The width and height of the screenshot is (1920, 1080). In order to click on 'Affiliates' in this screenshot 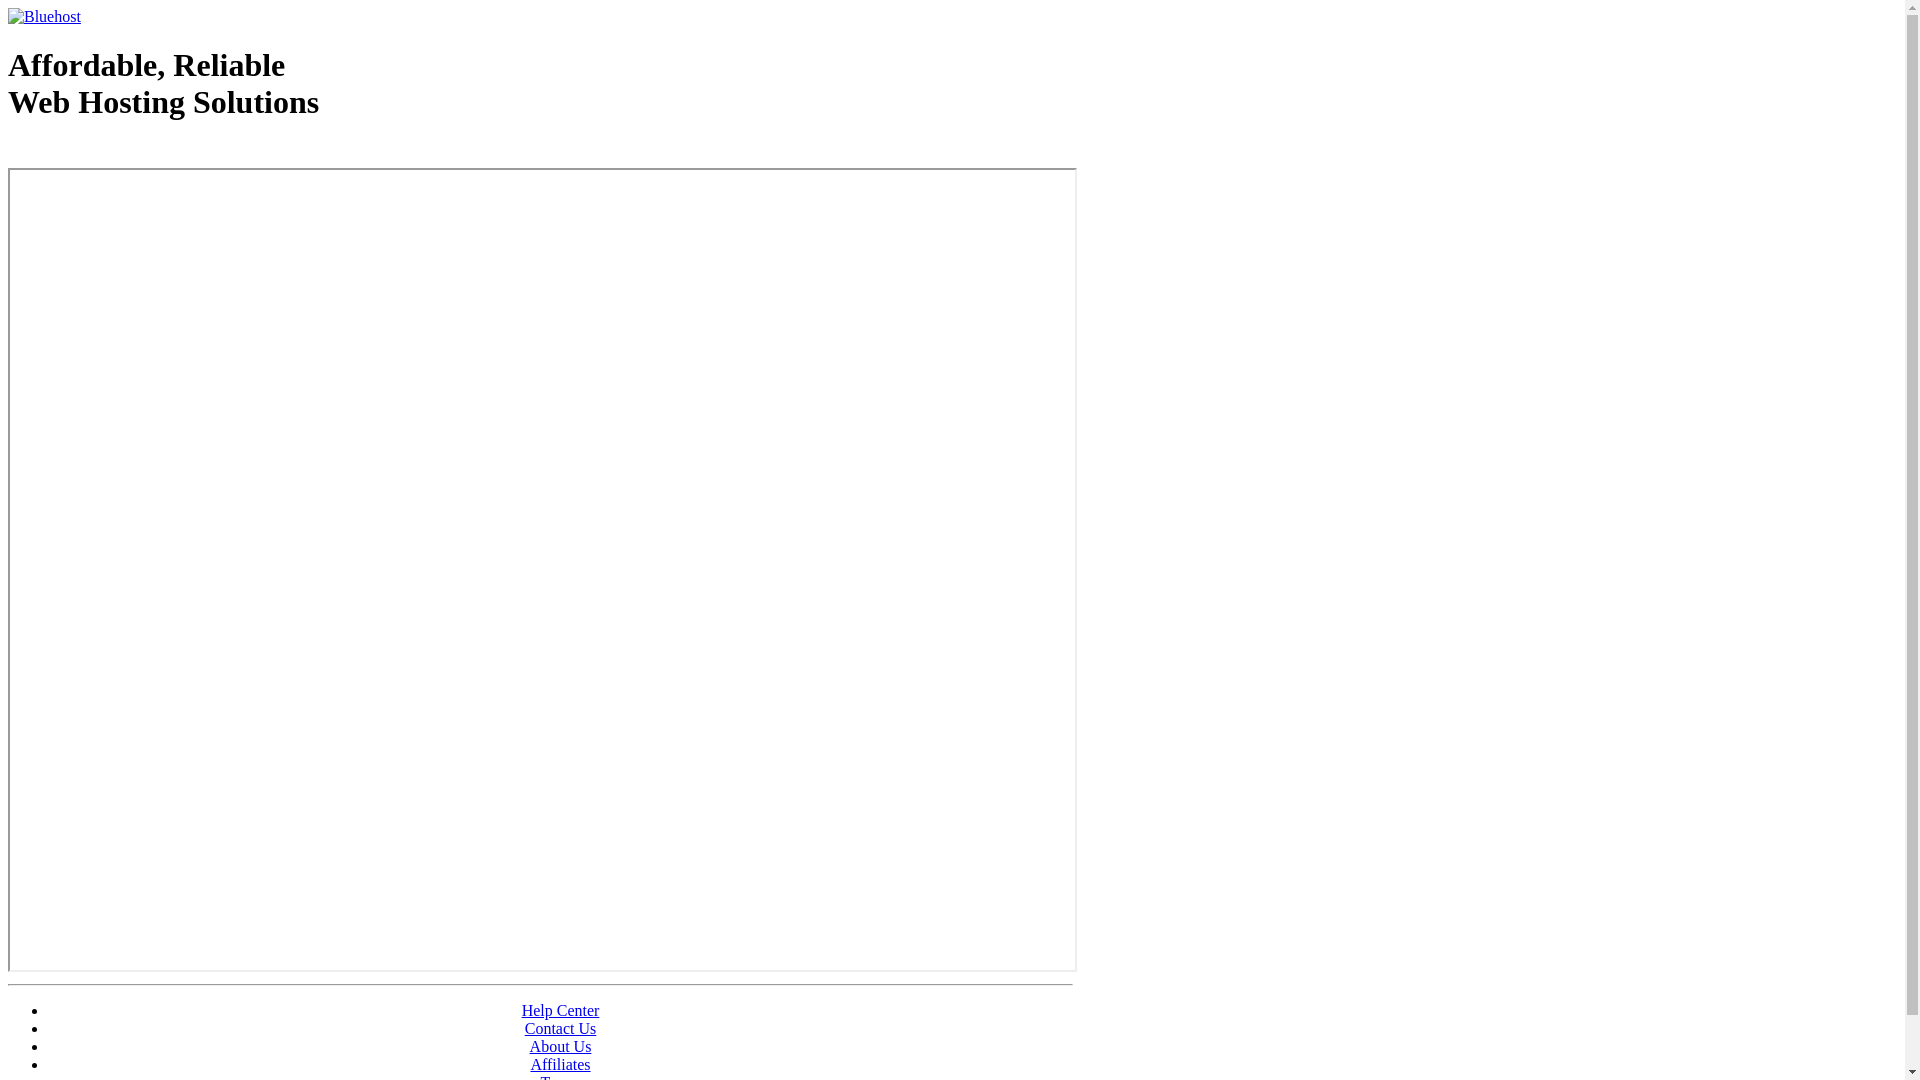, I will do `click(560, 1063)`.